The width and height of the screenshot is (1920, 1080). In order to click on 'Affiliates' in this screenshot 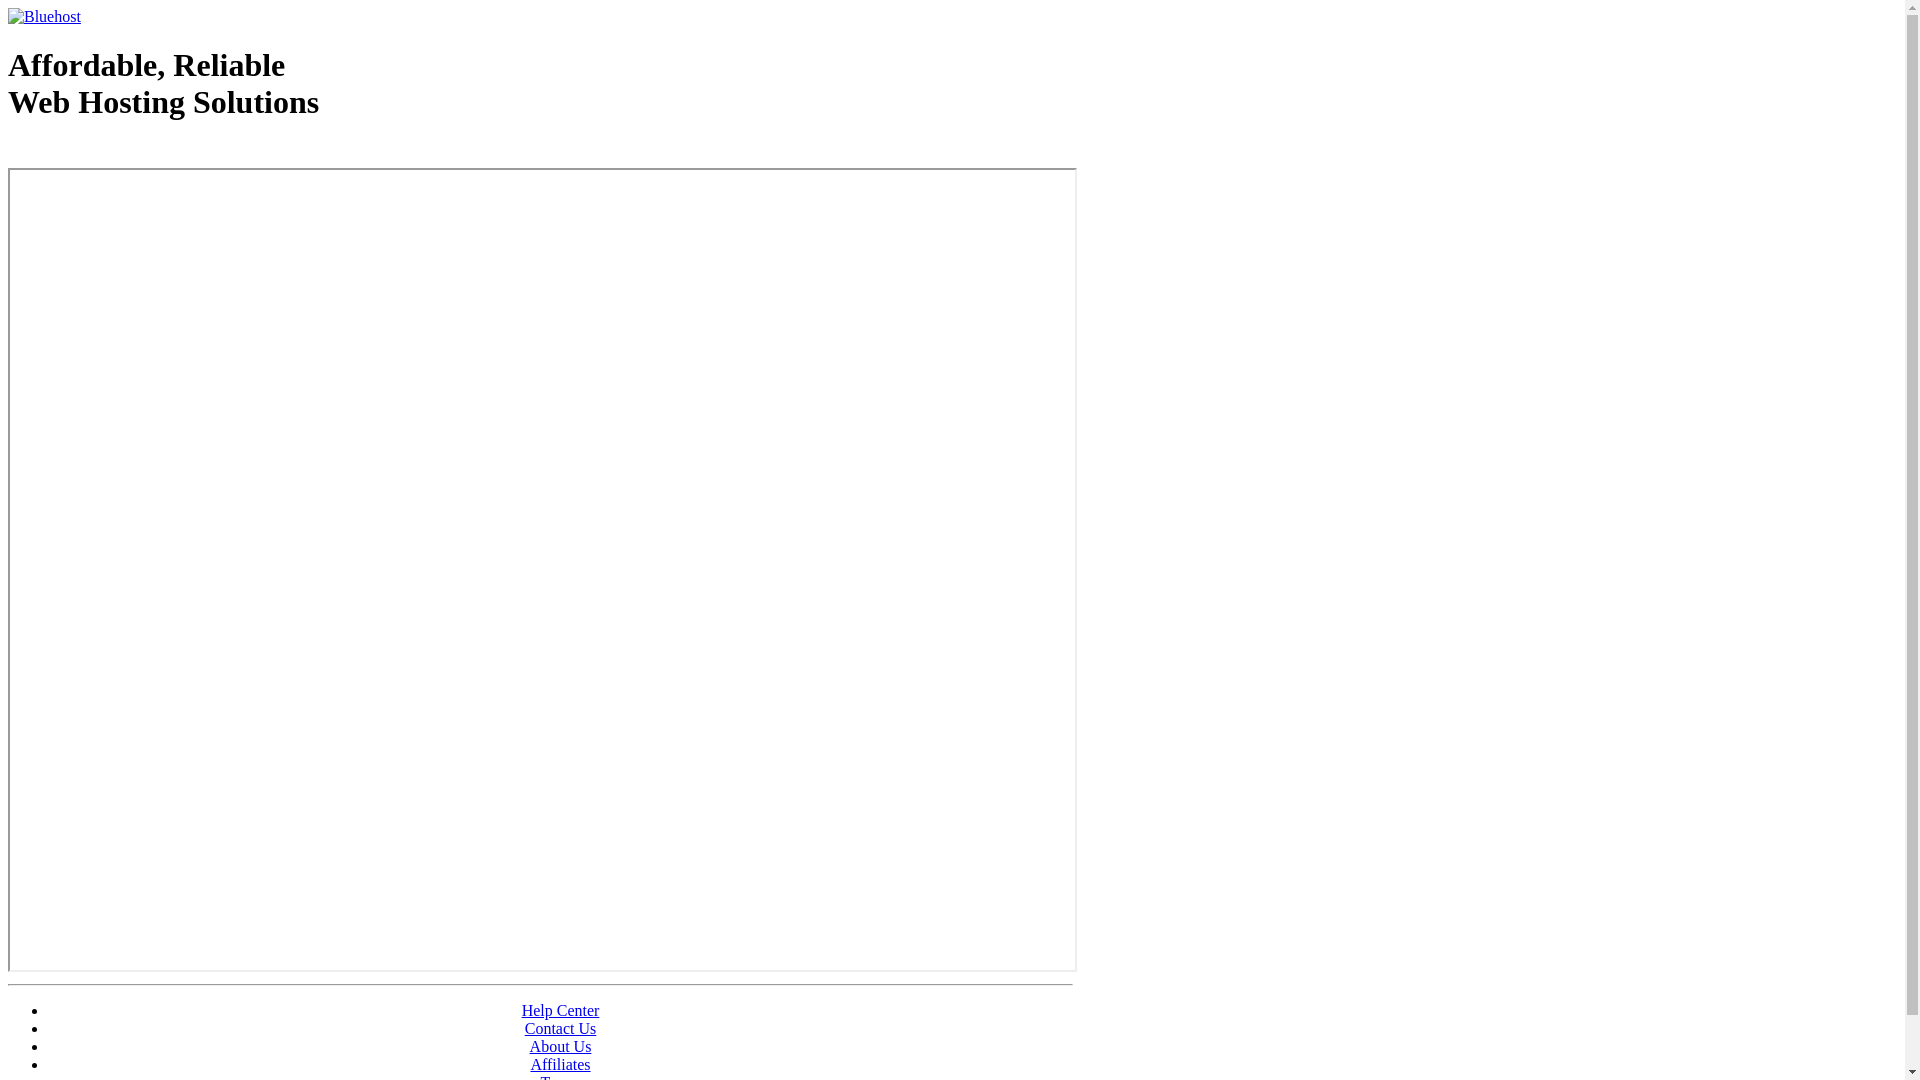, I will do `click(560, 1063)`.